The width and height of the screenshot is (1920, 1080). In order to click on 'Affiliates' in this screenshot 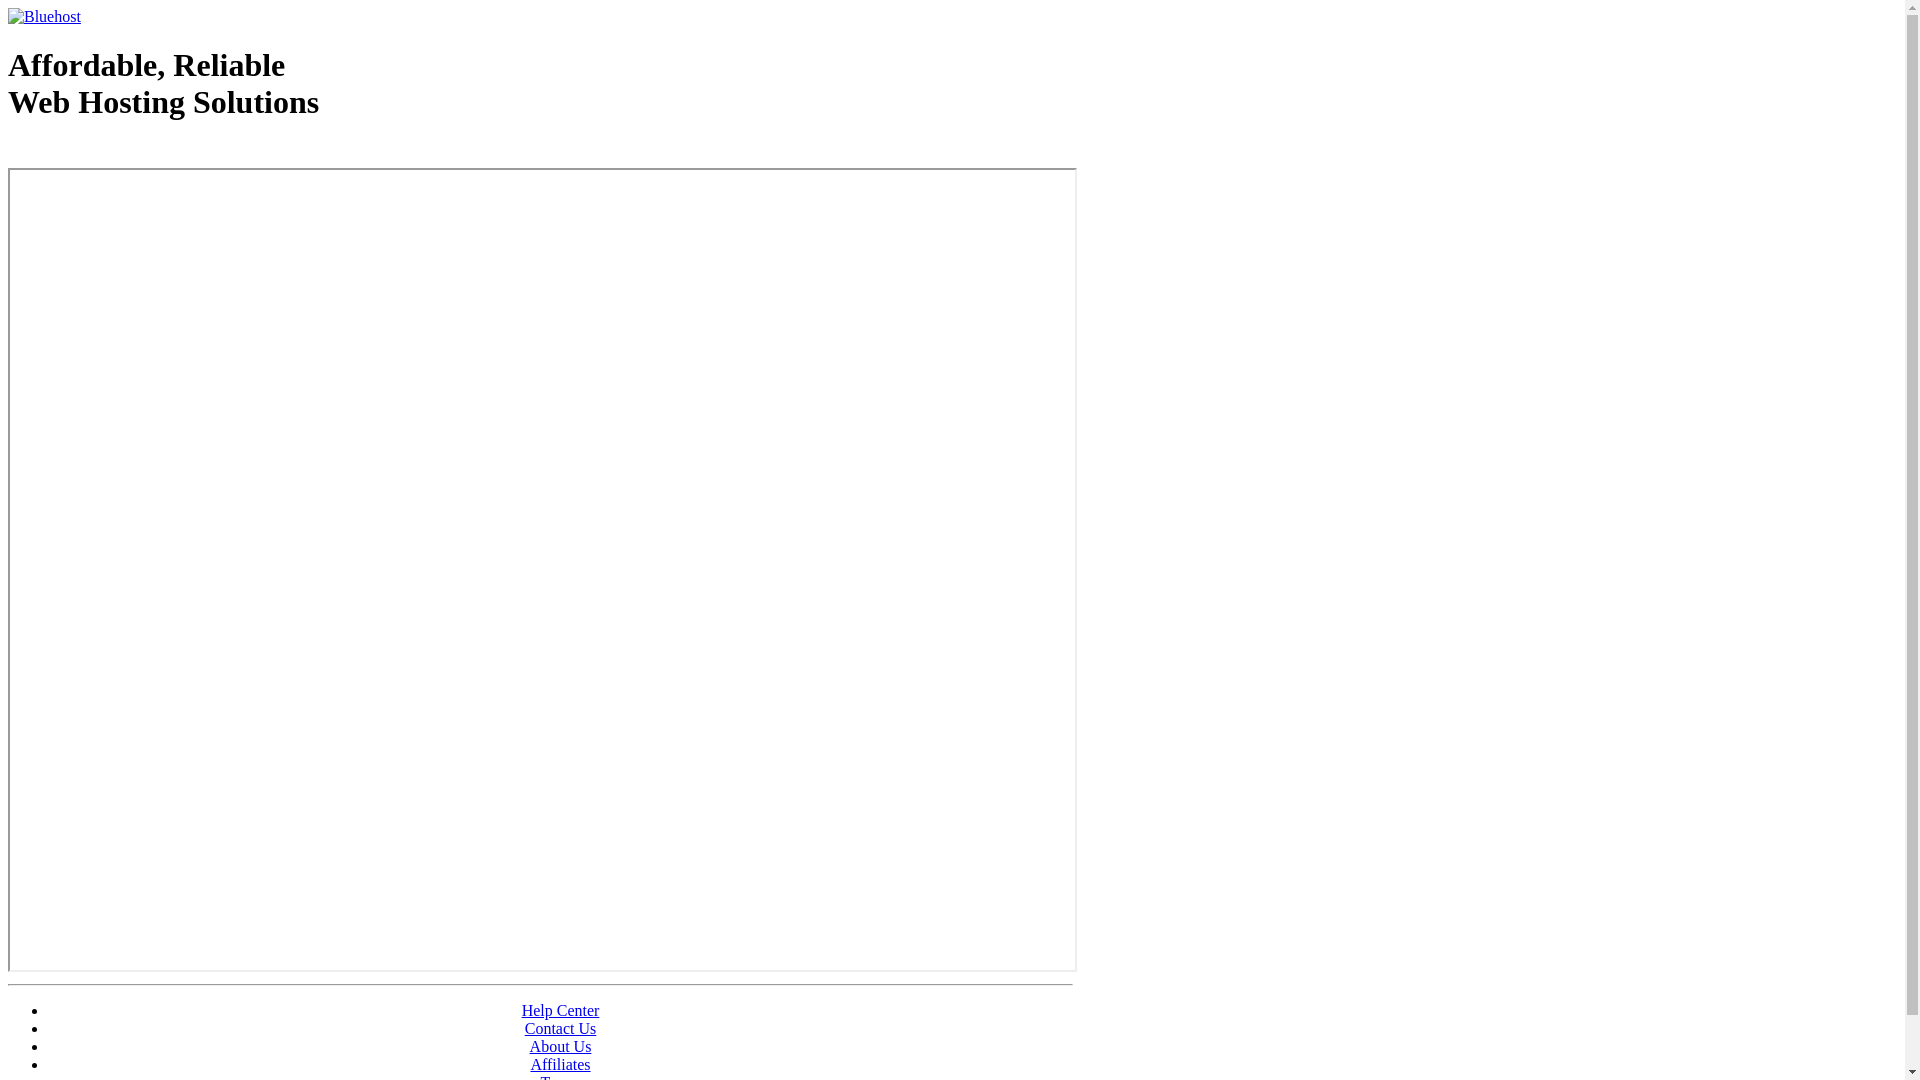, I will do `click(560, 1063)`.